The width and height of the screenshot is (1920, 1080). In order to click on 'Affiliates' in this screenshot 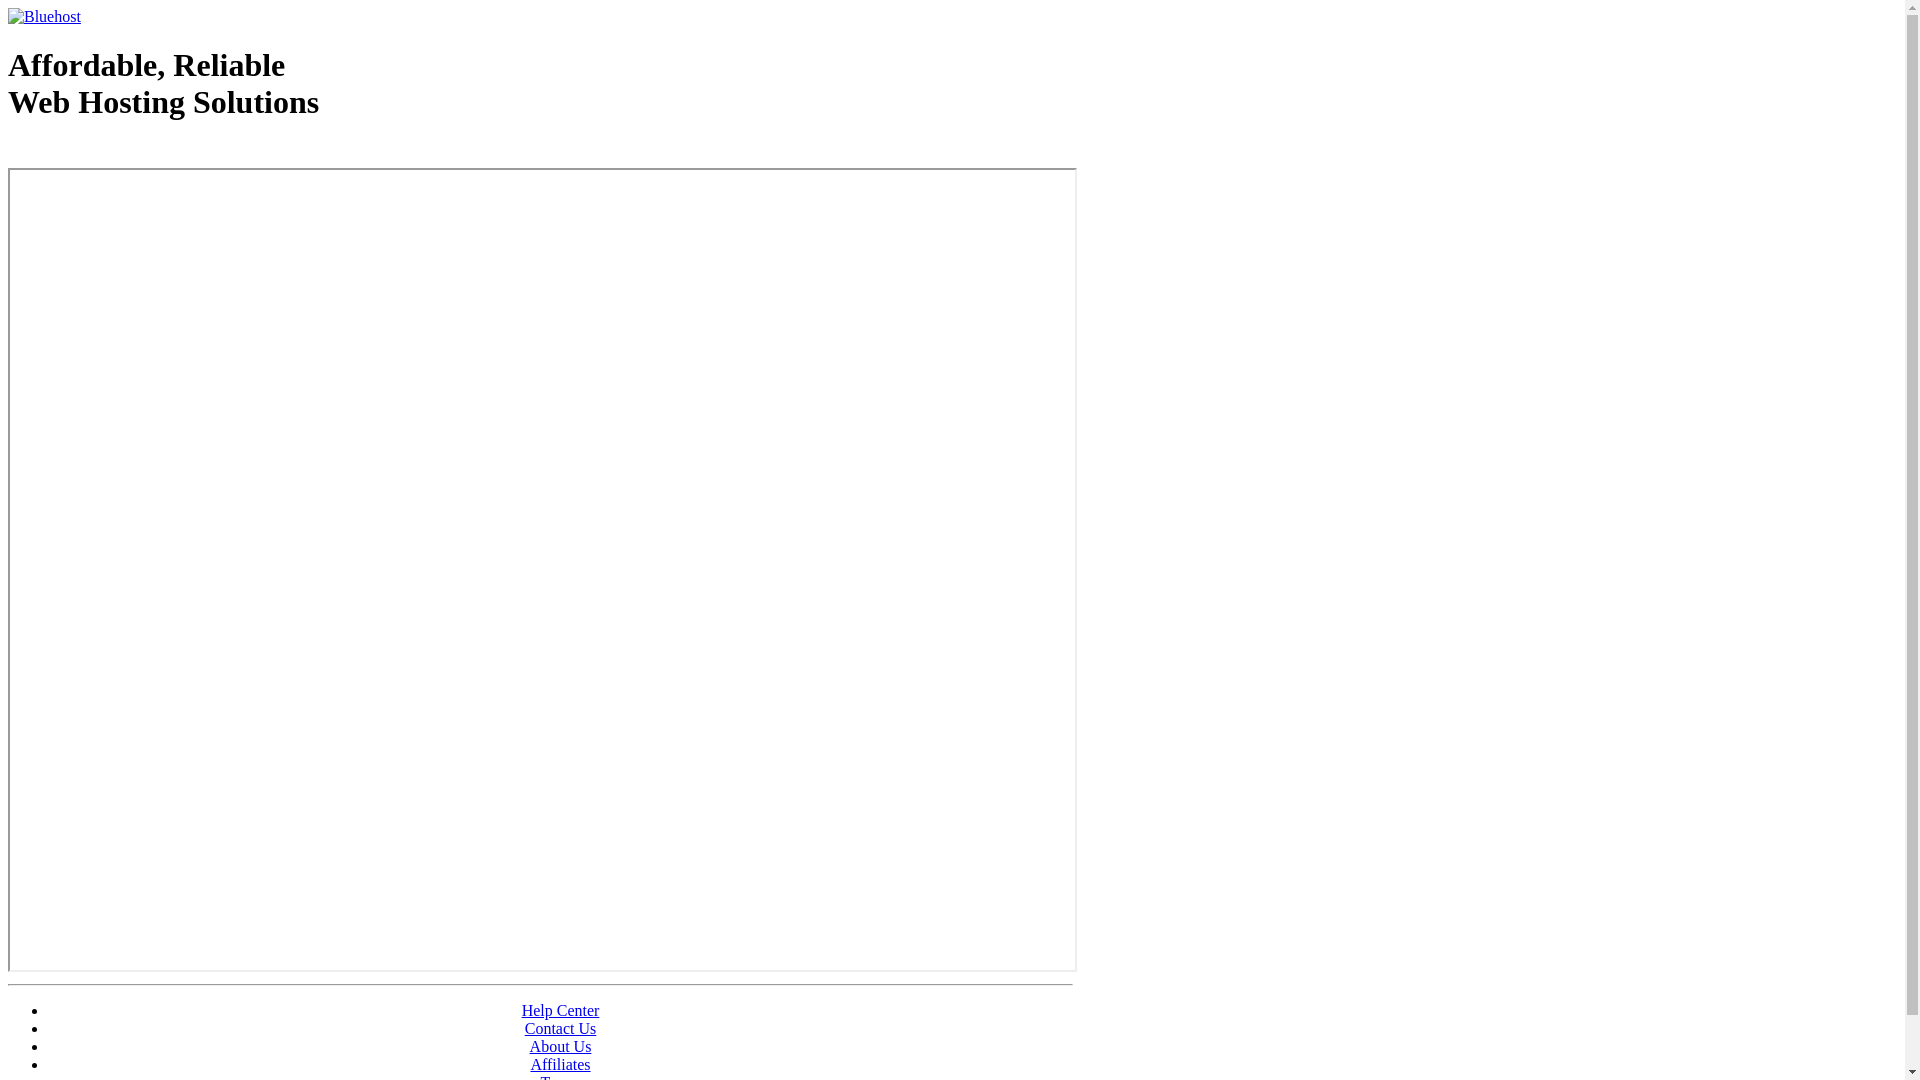, I will do `click(560, 1063)`.